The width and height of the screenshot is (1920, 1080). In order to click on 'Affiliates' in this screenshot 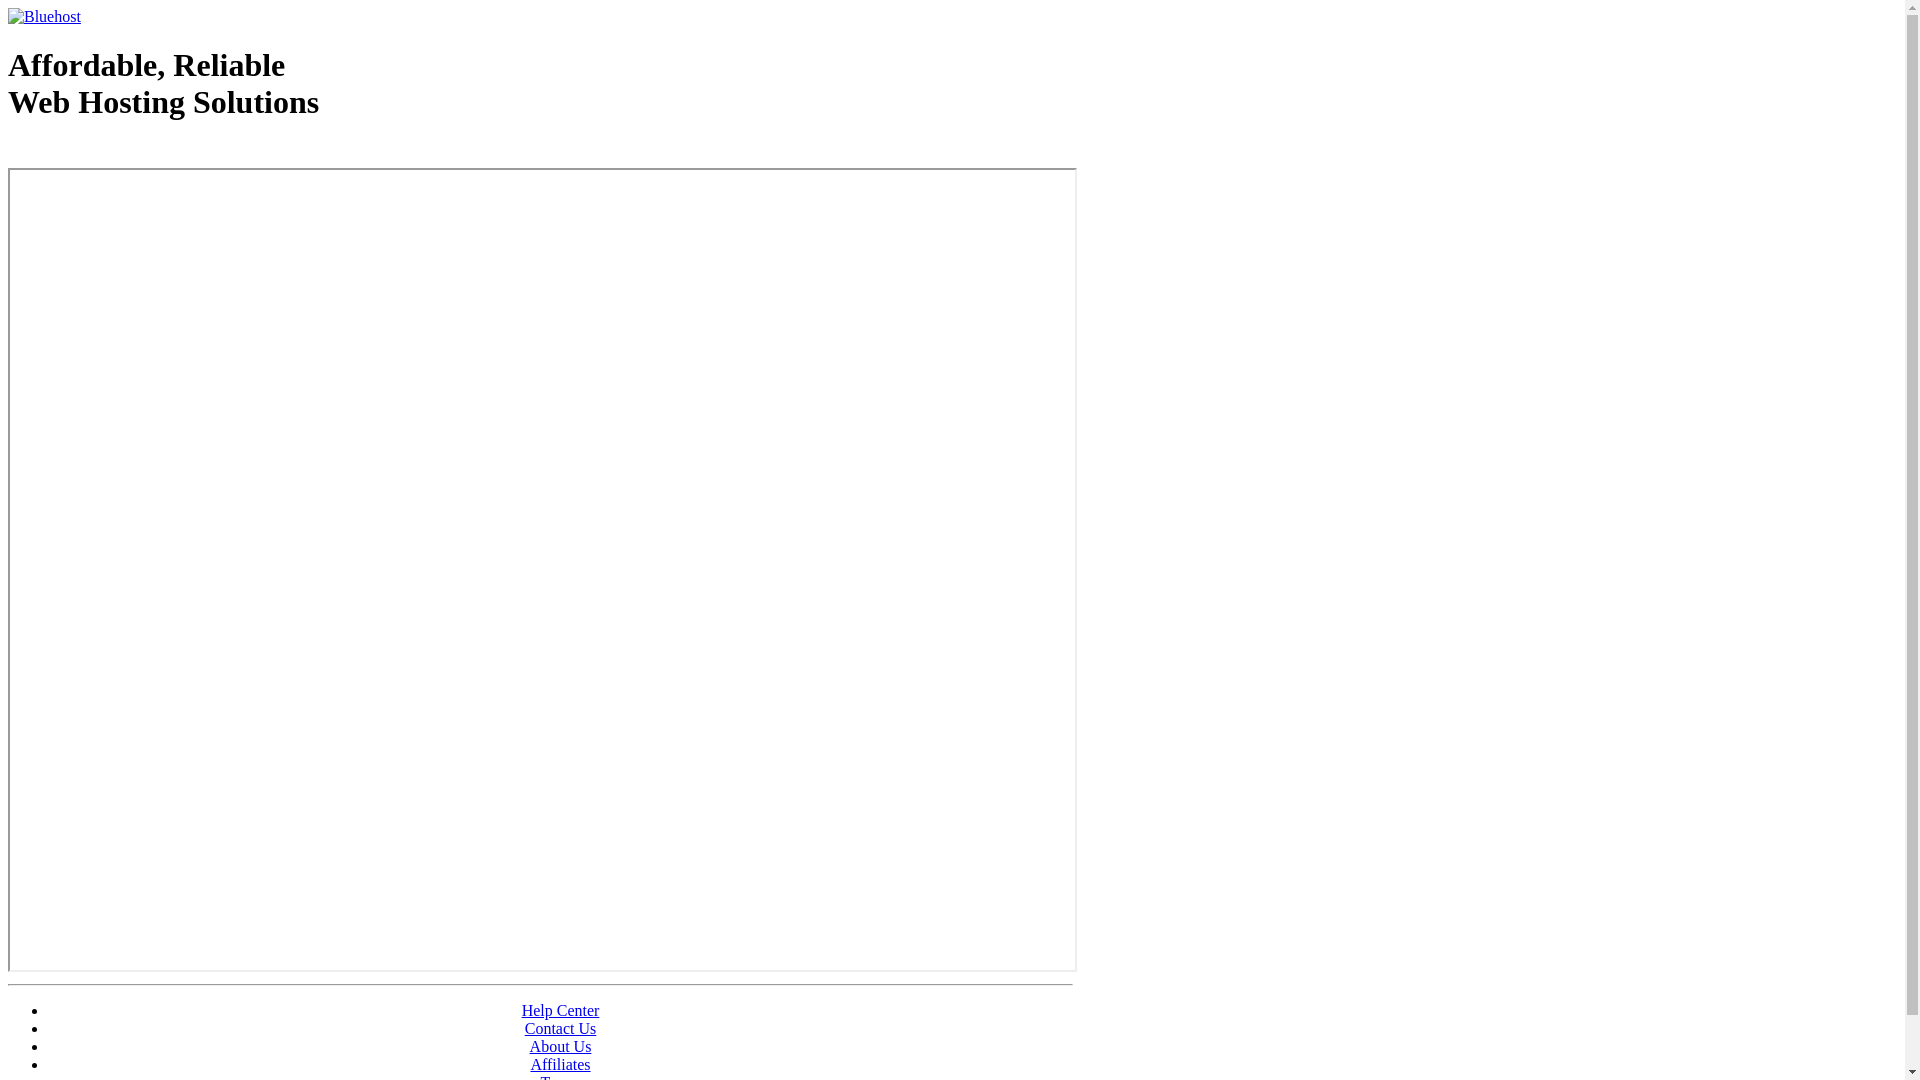, I will do `click(560, 1063)`.